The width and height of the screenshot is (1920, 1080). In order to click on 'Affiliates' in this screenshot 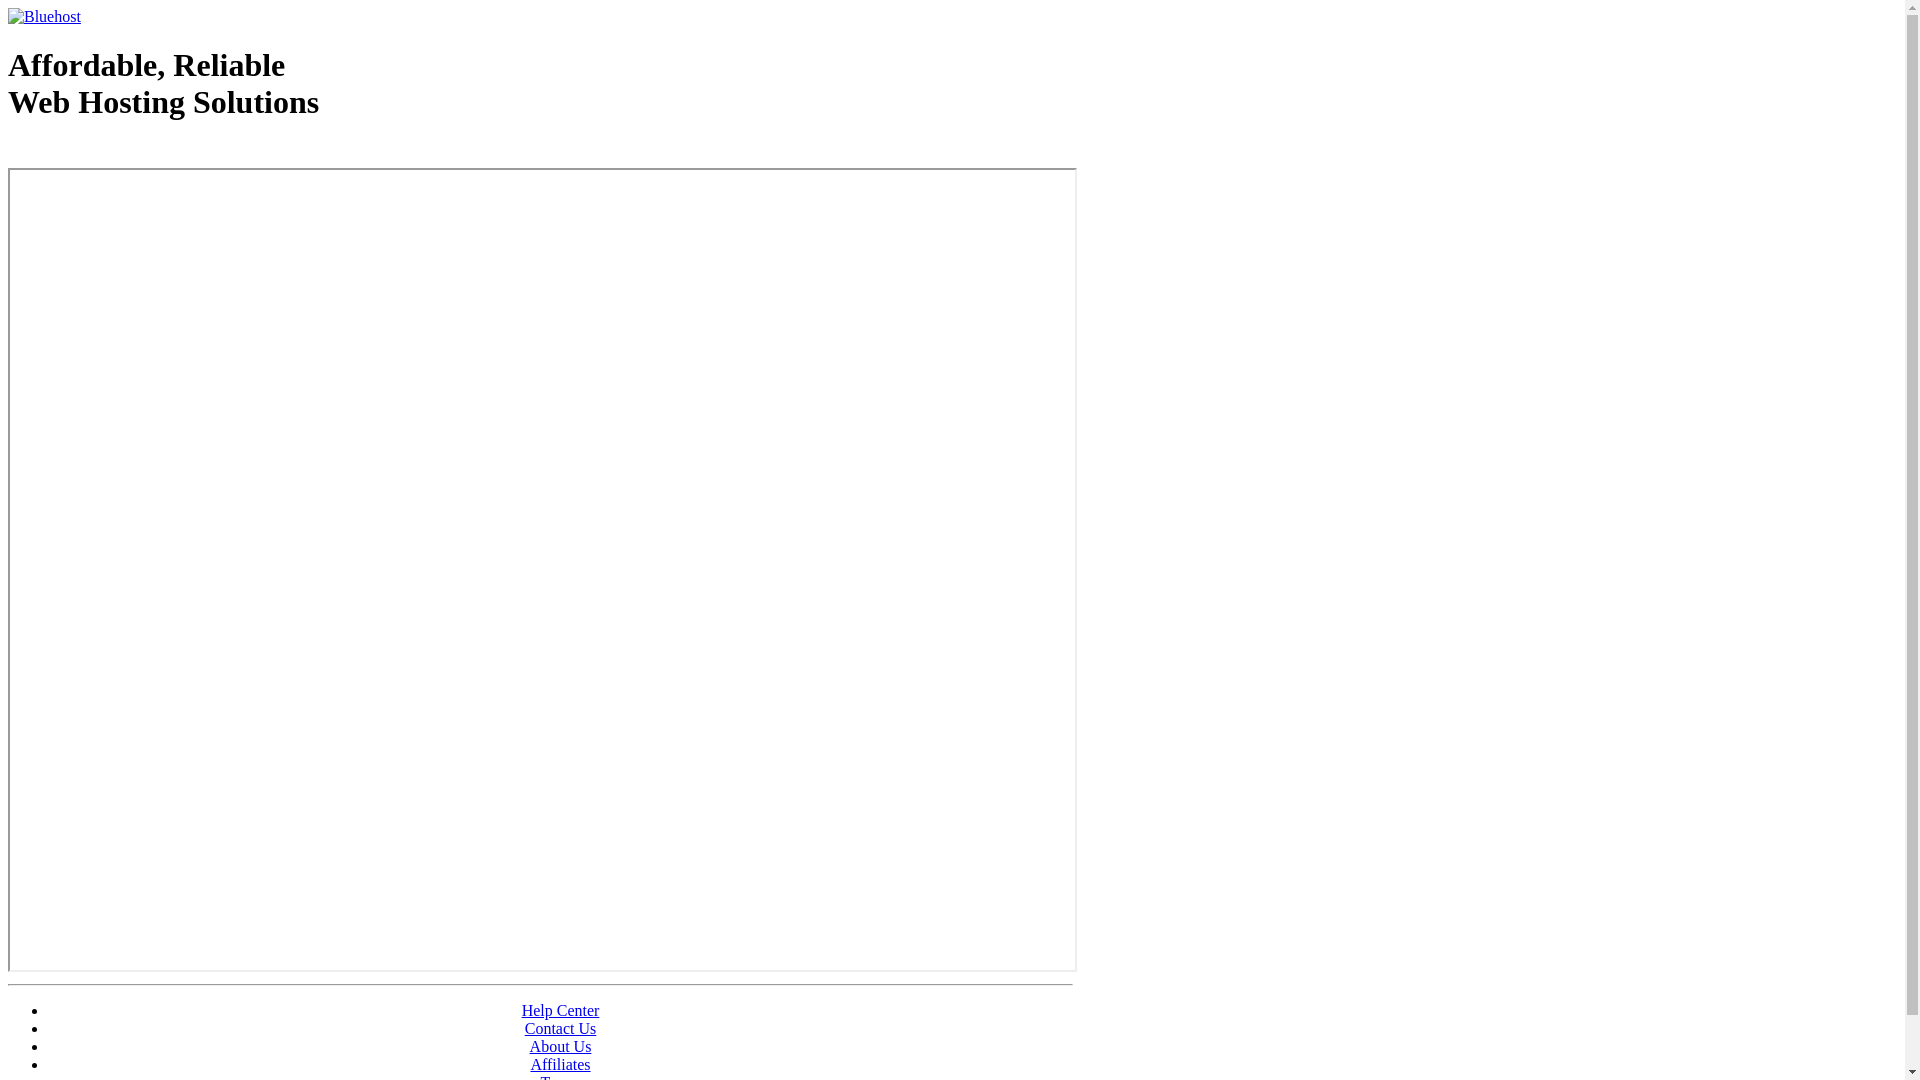, I will do `click(560, 1063)`.